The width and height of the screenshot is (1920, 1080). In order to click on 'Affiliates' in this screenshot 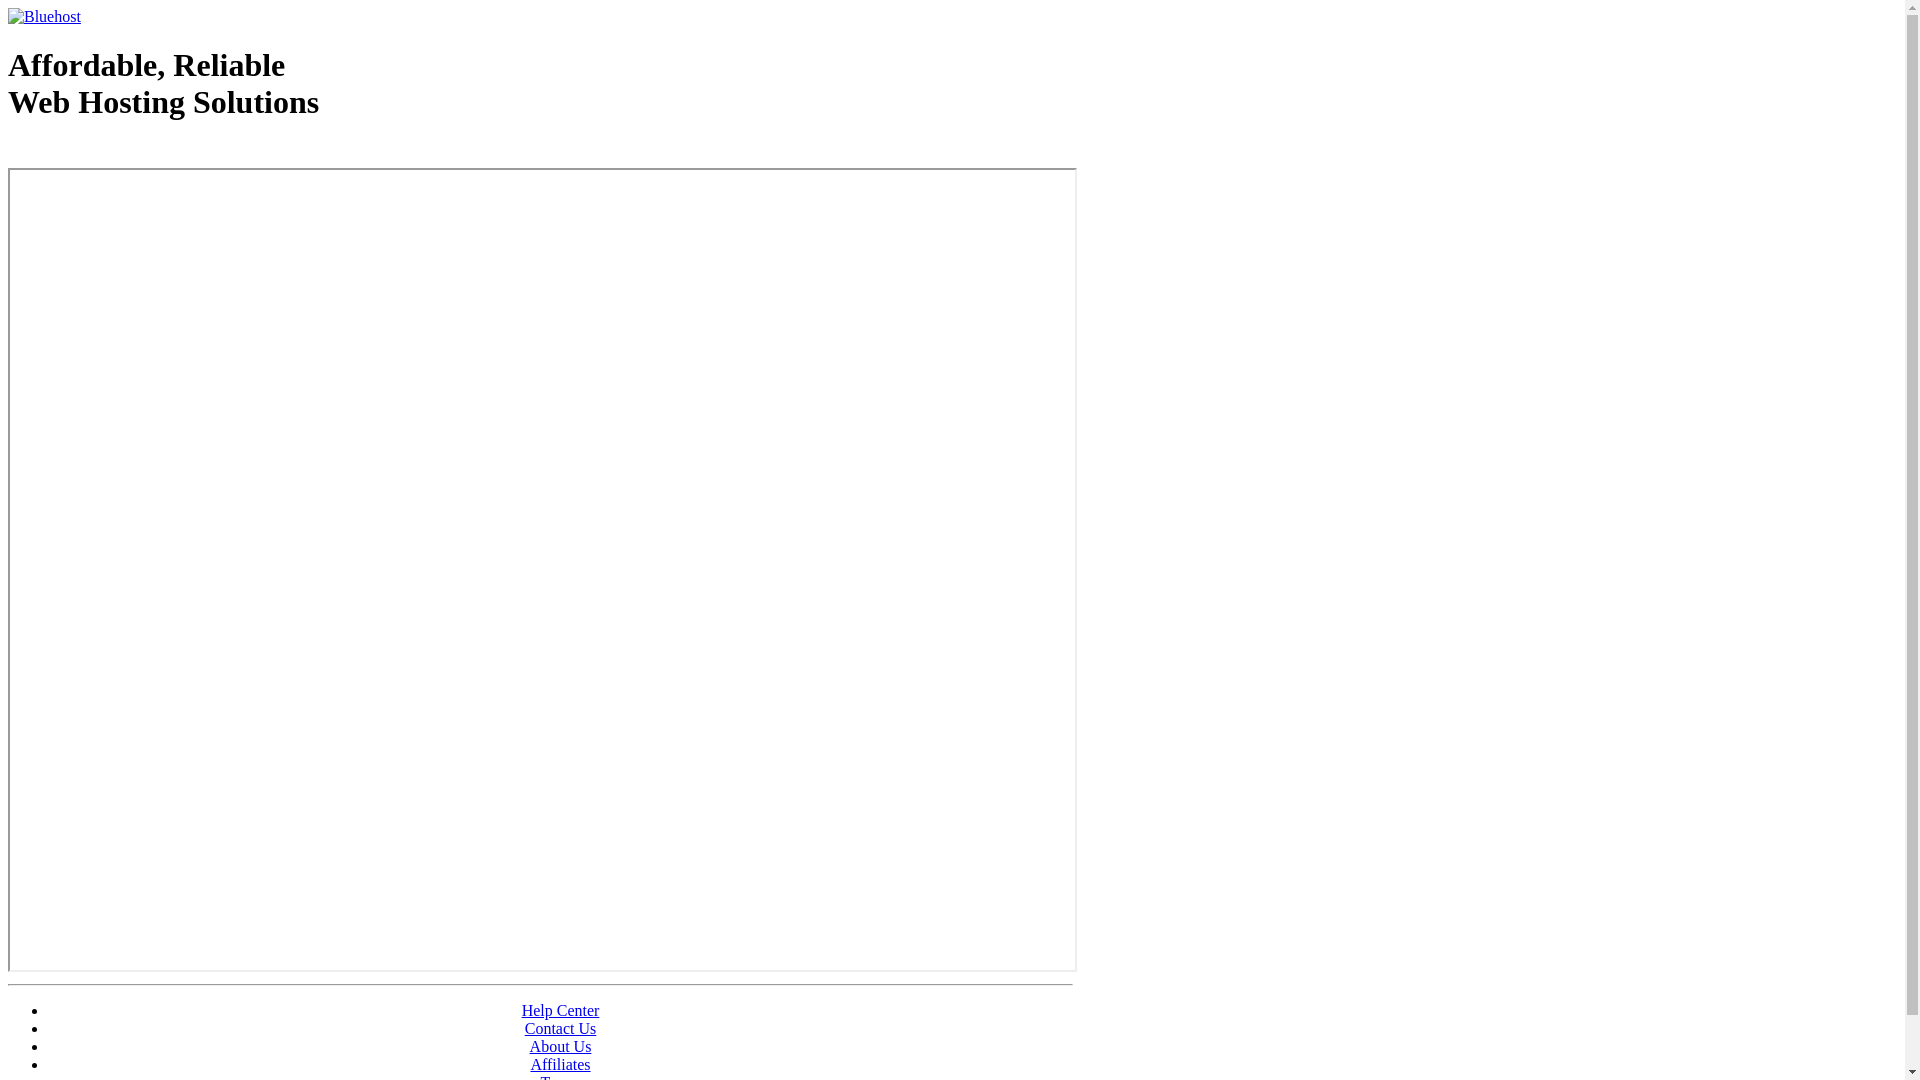, I will do `click(560, 1063)`.